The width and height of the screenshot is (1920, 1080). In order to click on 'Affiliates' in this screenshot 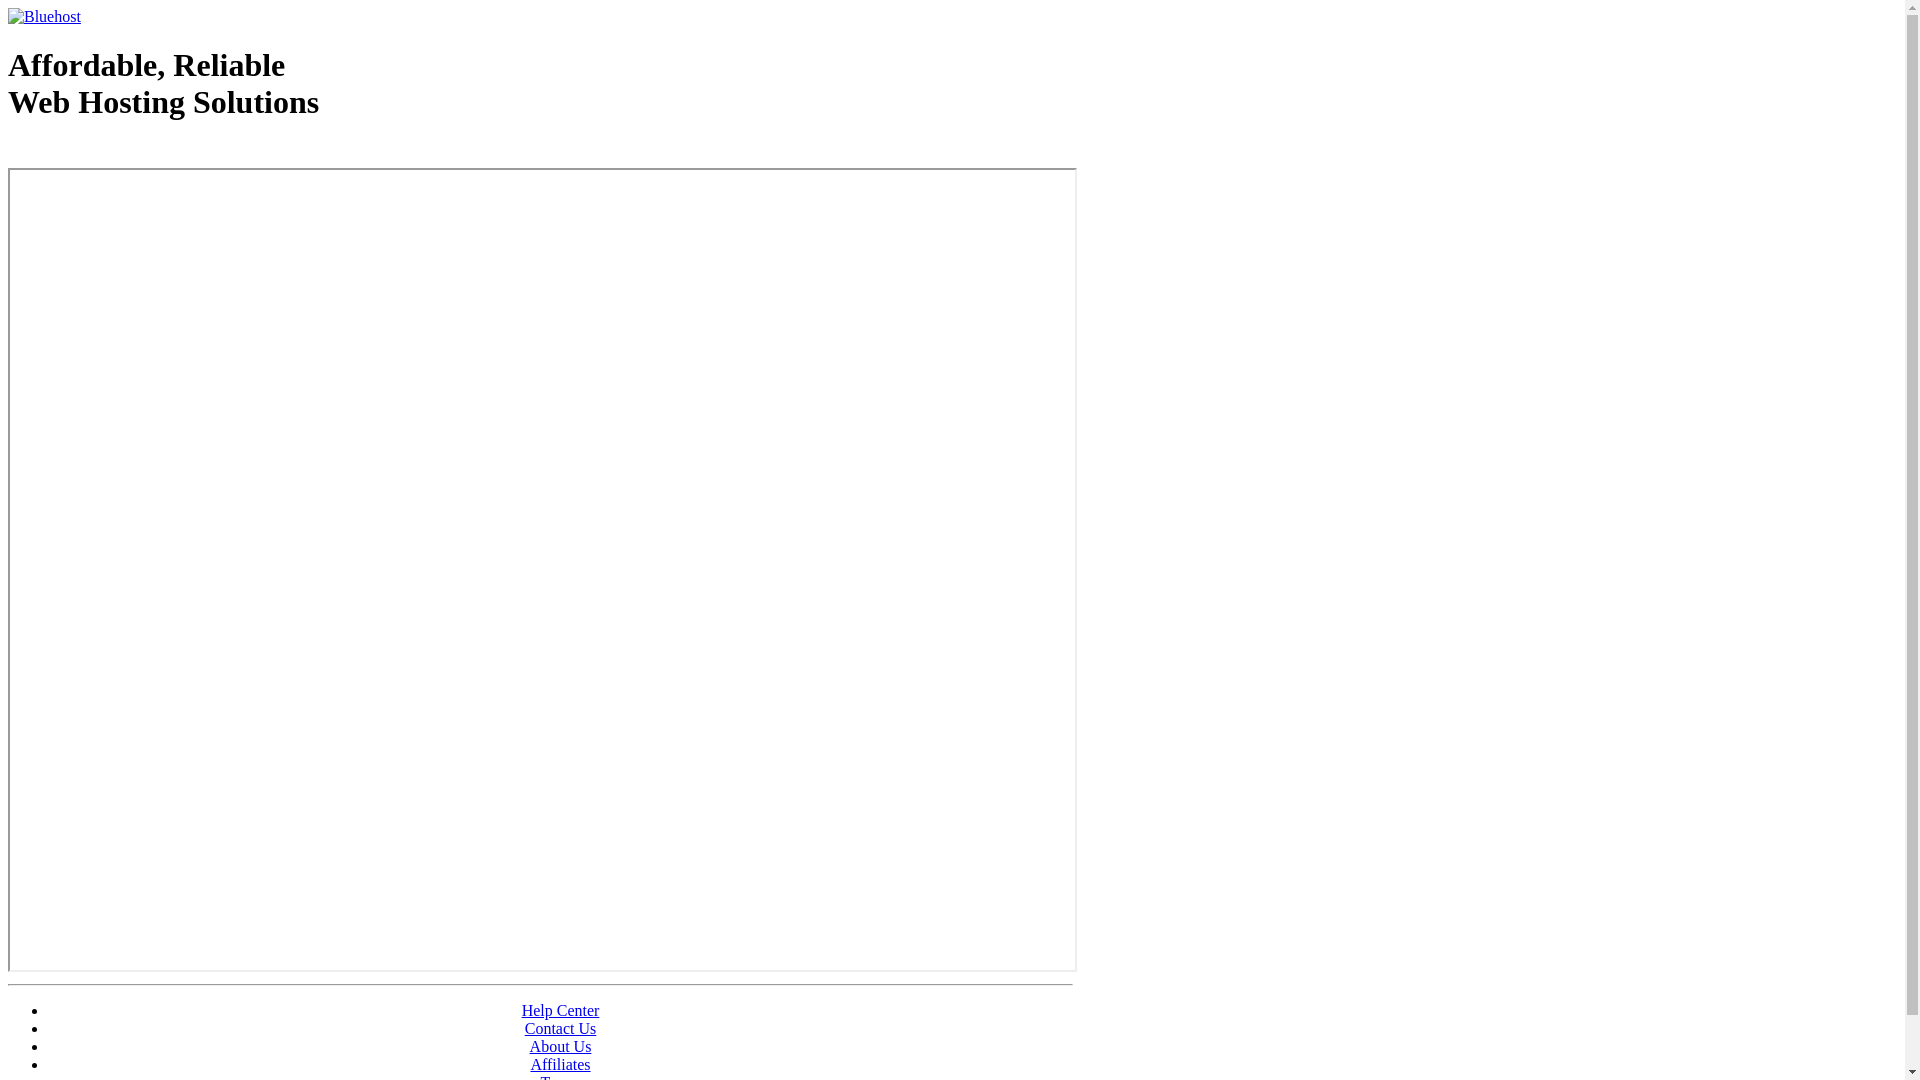, I will do `click(560, 1063)`.